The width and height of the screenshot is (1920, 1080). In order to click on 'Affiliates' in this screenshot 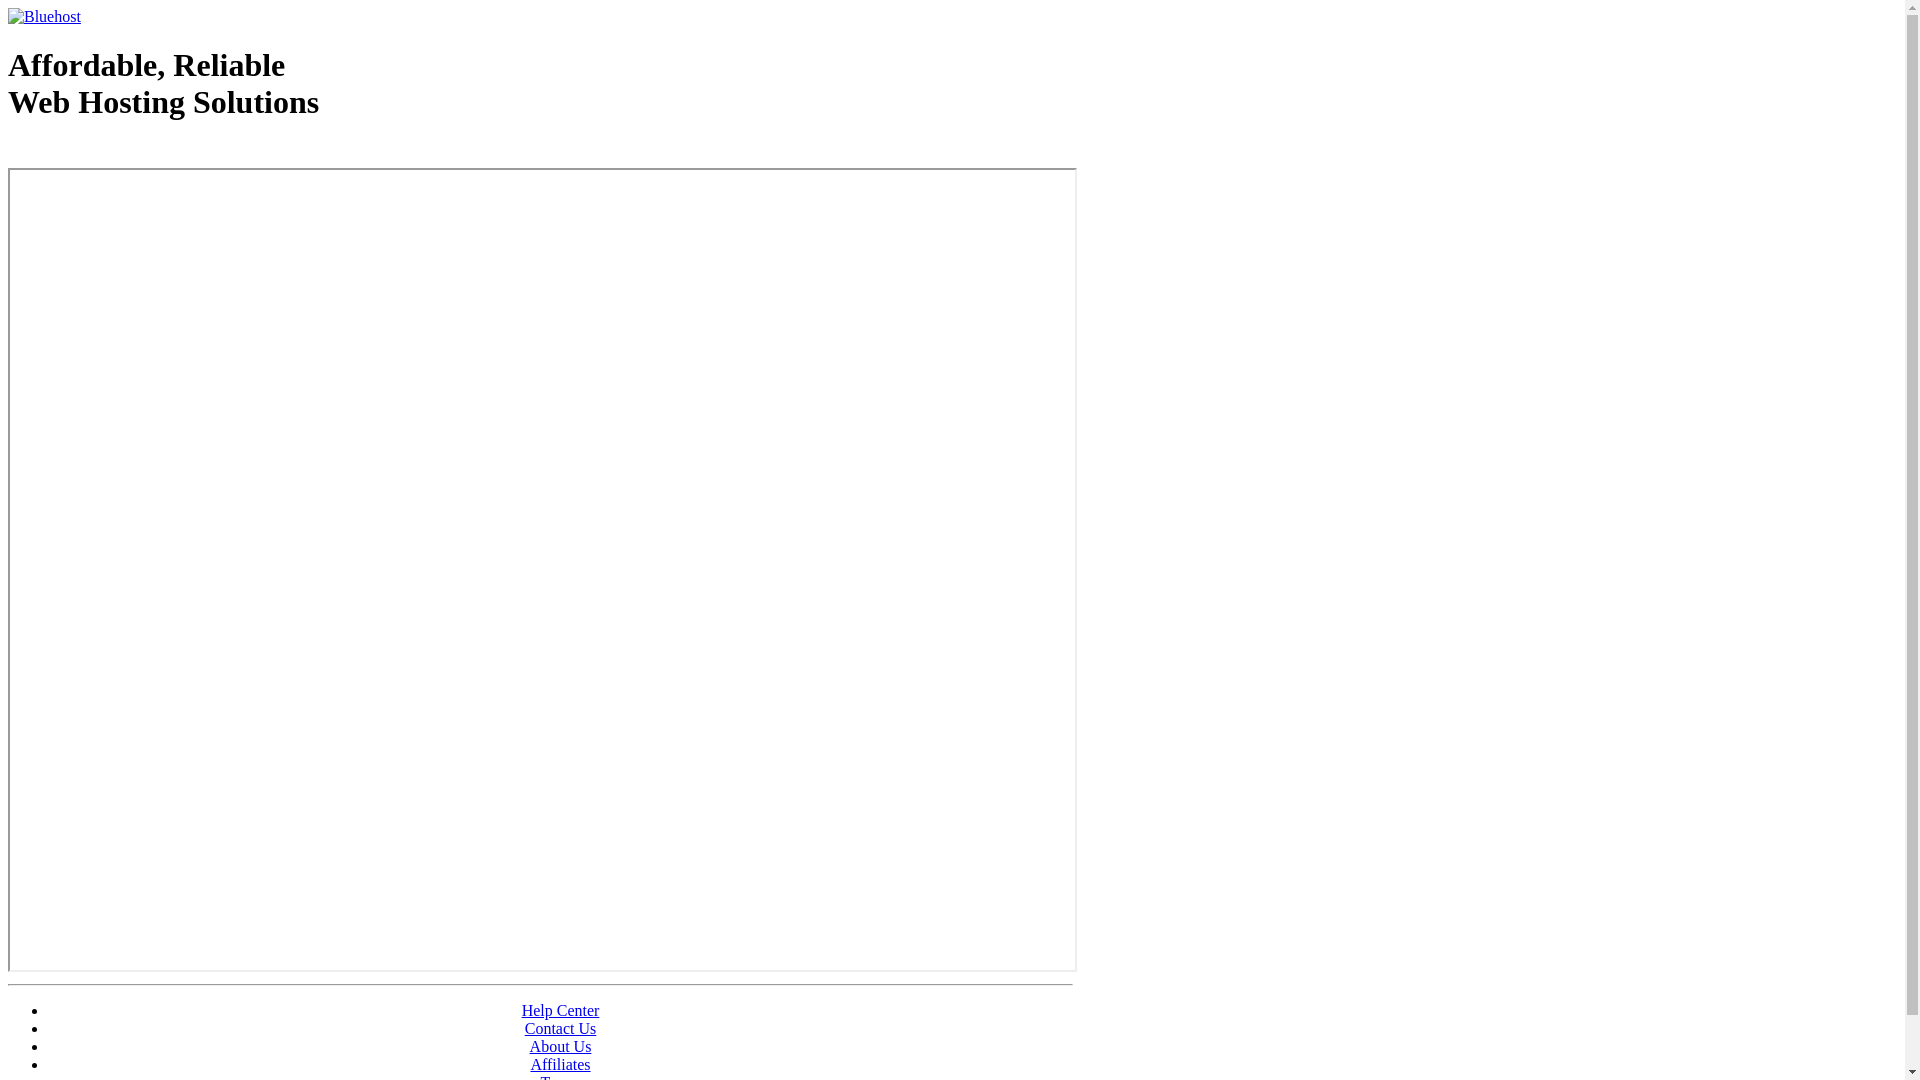, I will do `click(560, 1063)`.